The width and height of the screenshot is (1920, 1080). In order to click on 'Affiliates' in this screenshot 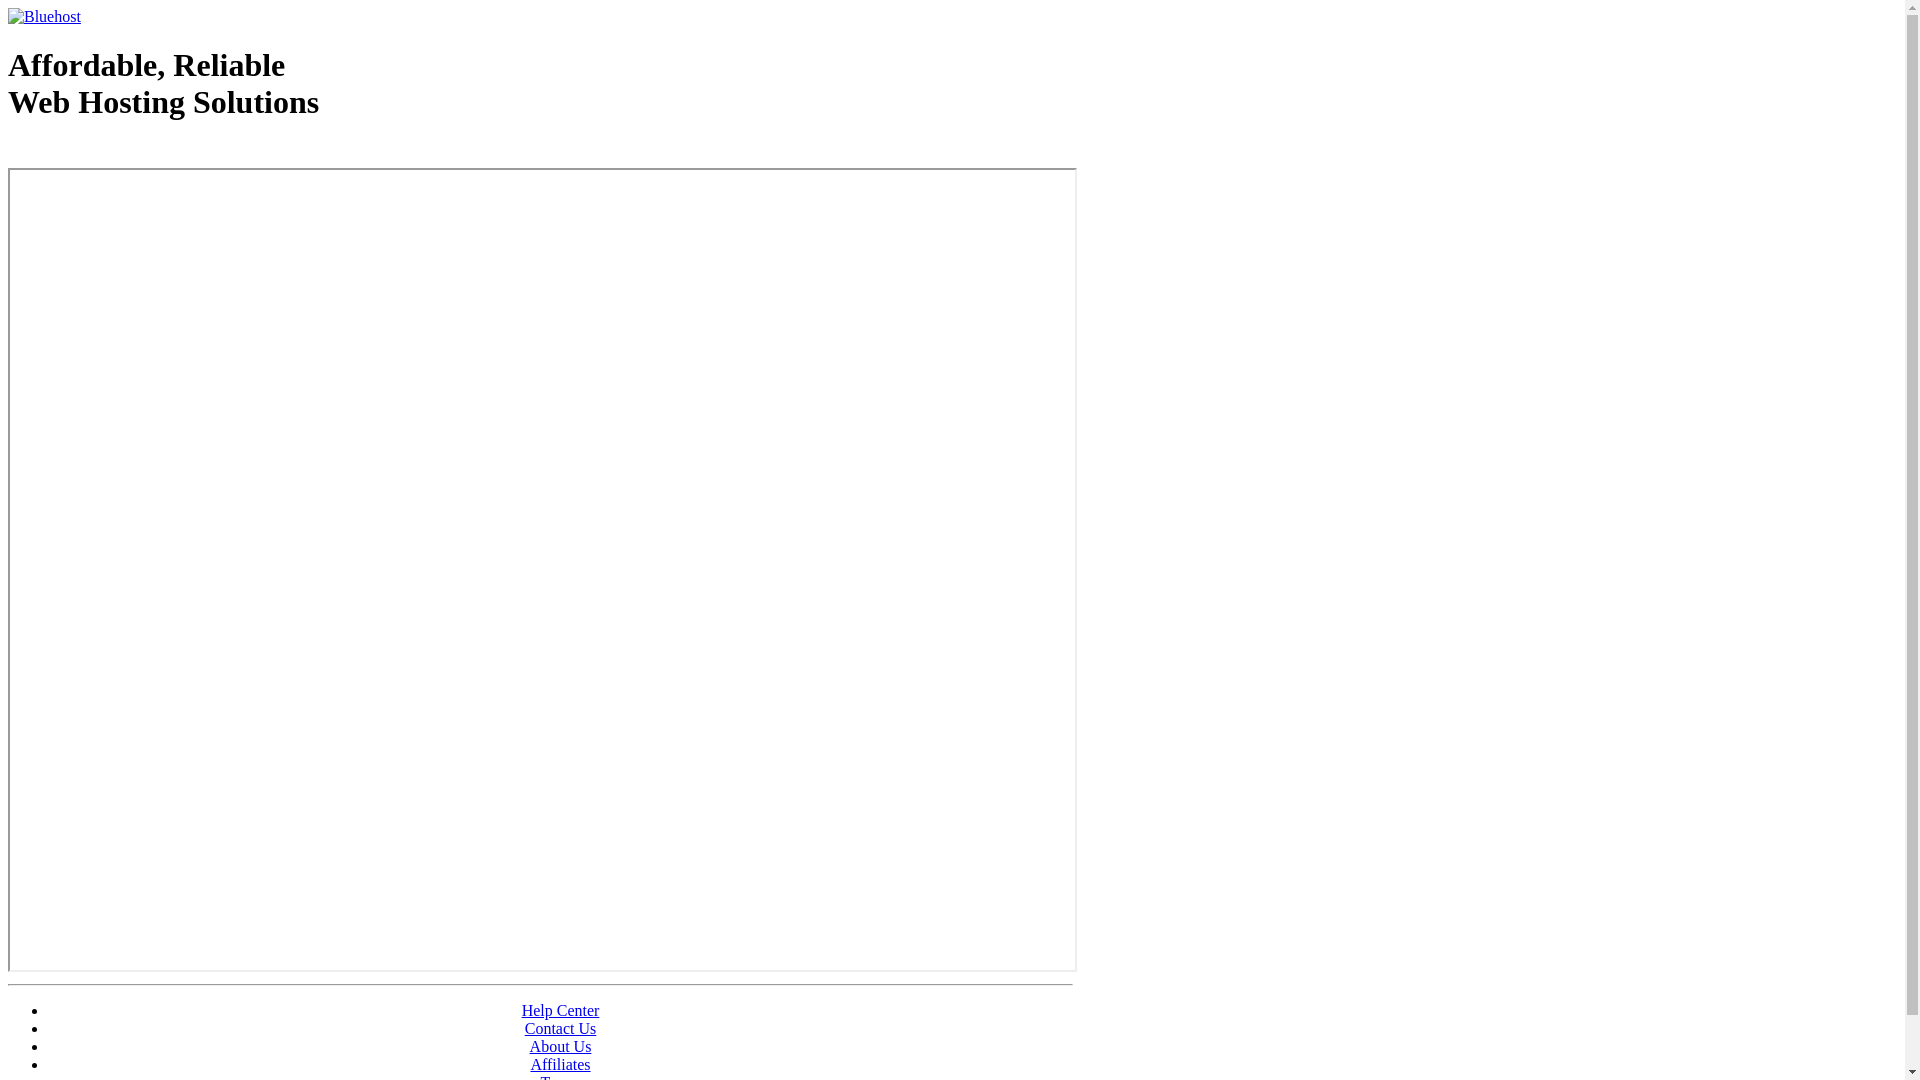, I will do `click(560, 1063)`.